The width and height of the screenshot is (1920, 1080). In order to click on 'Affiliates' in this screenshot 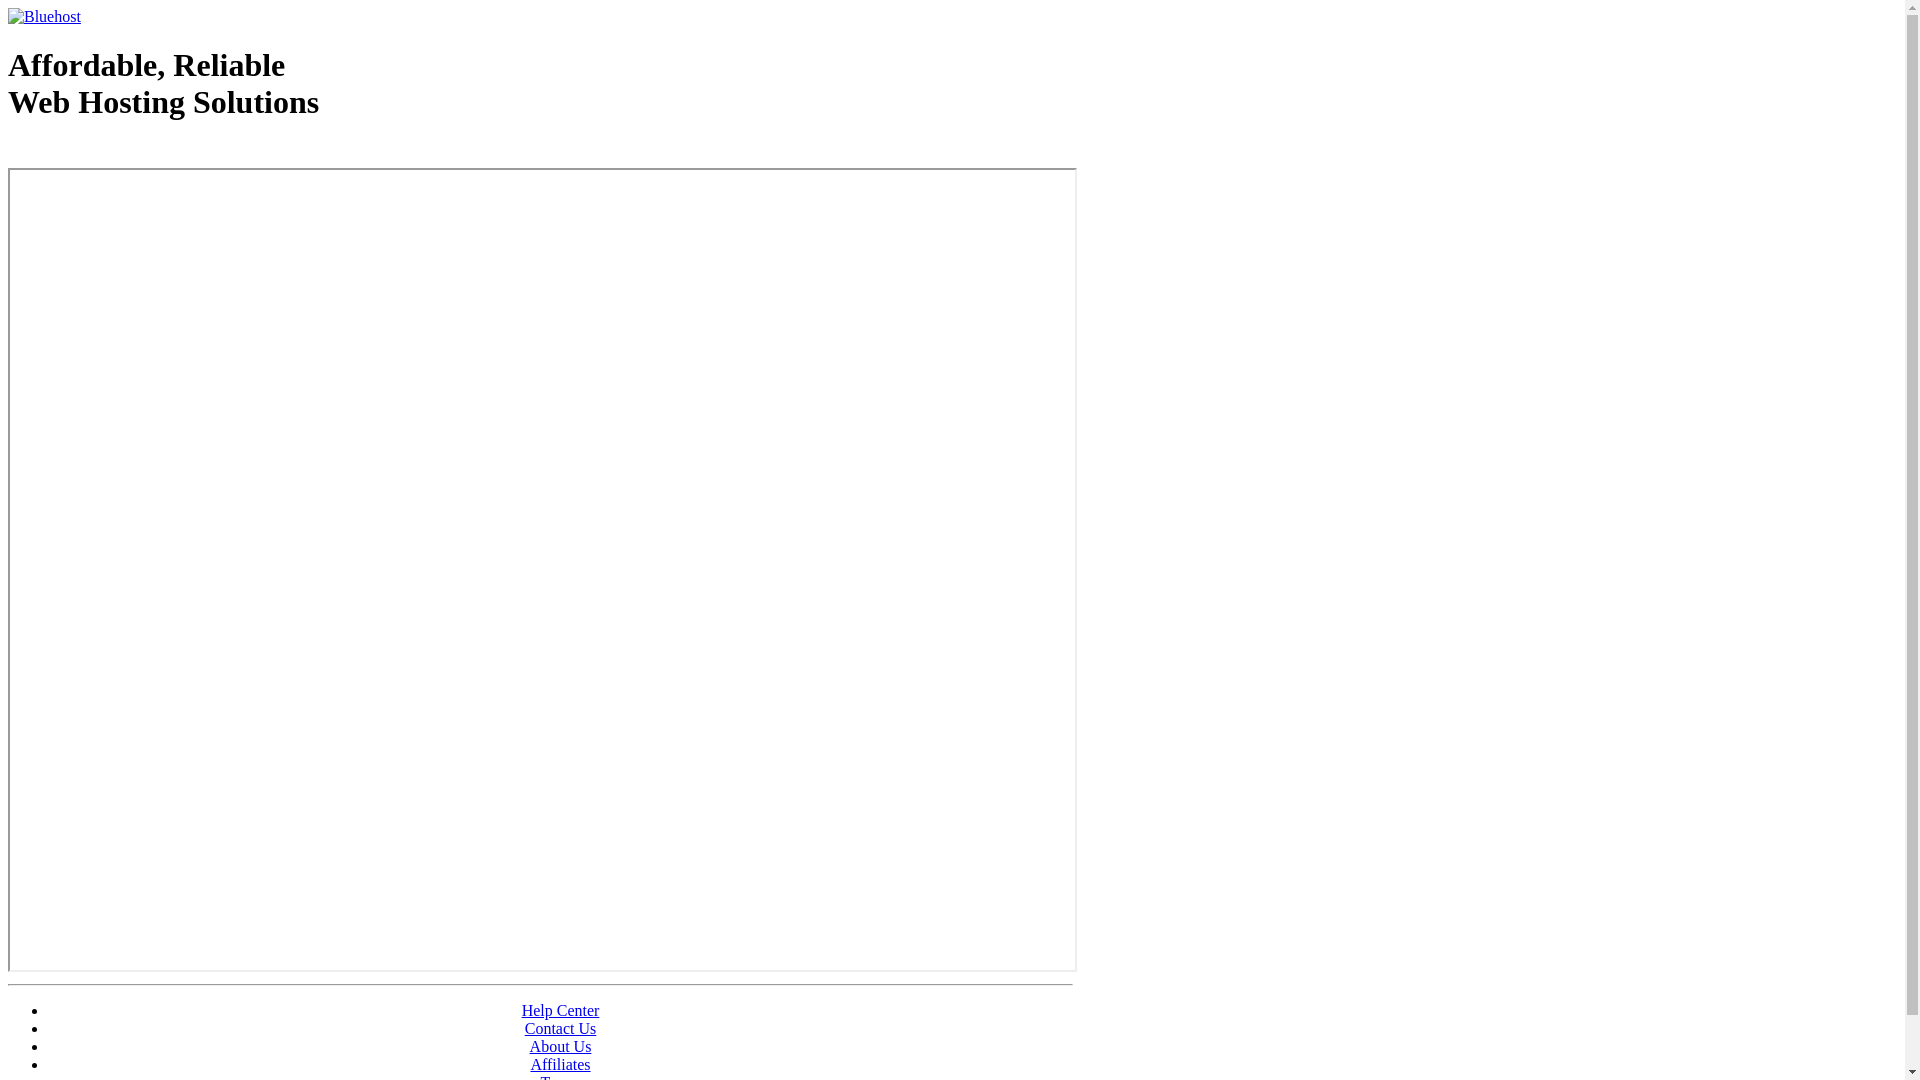, I will do `click(560, 1063)`.